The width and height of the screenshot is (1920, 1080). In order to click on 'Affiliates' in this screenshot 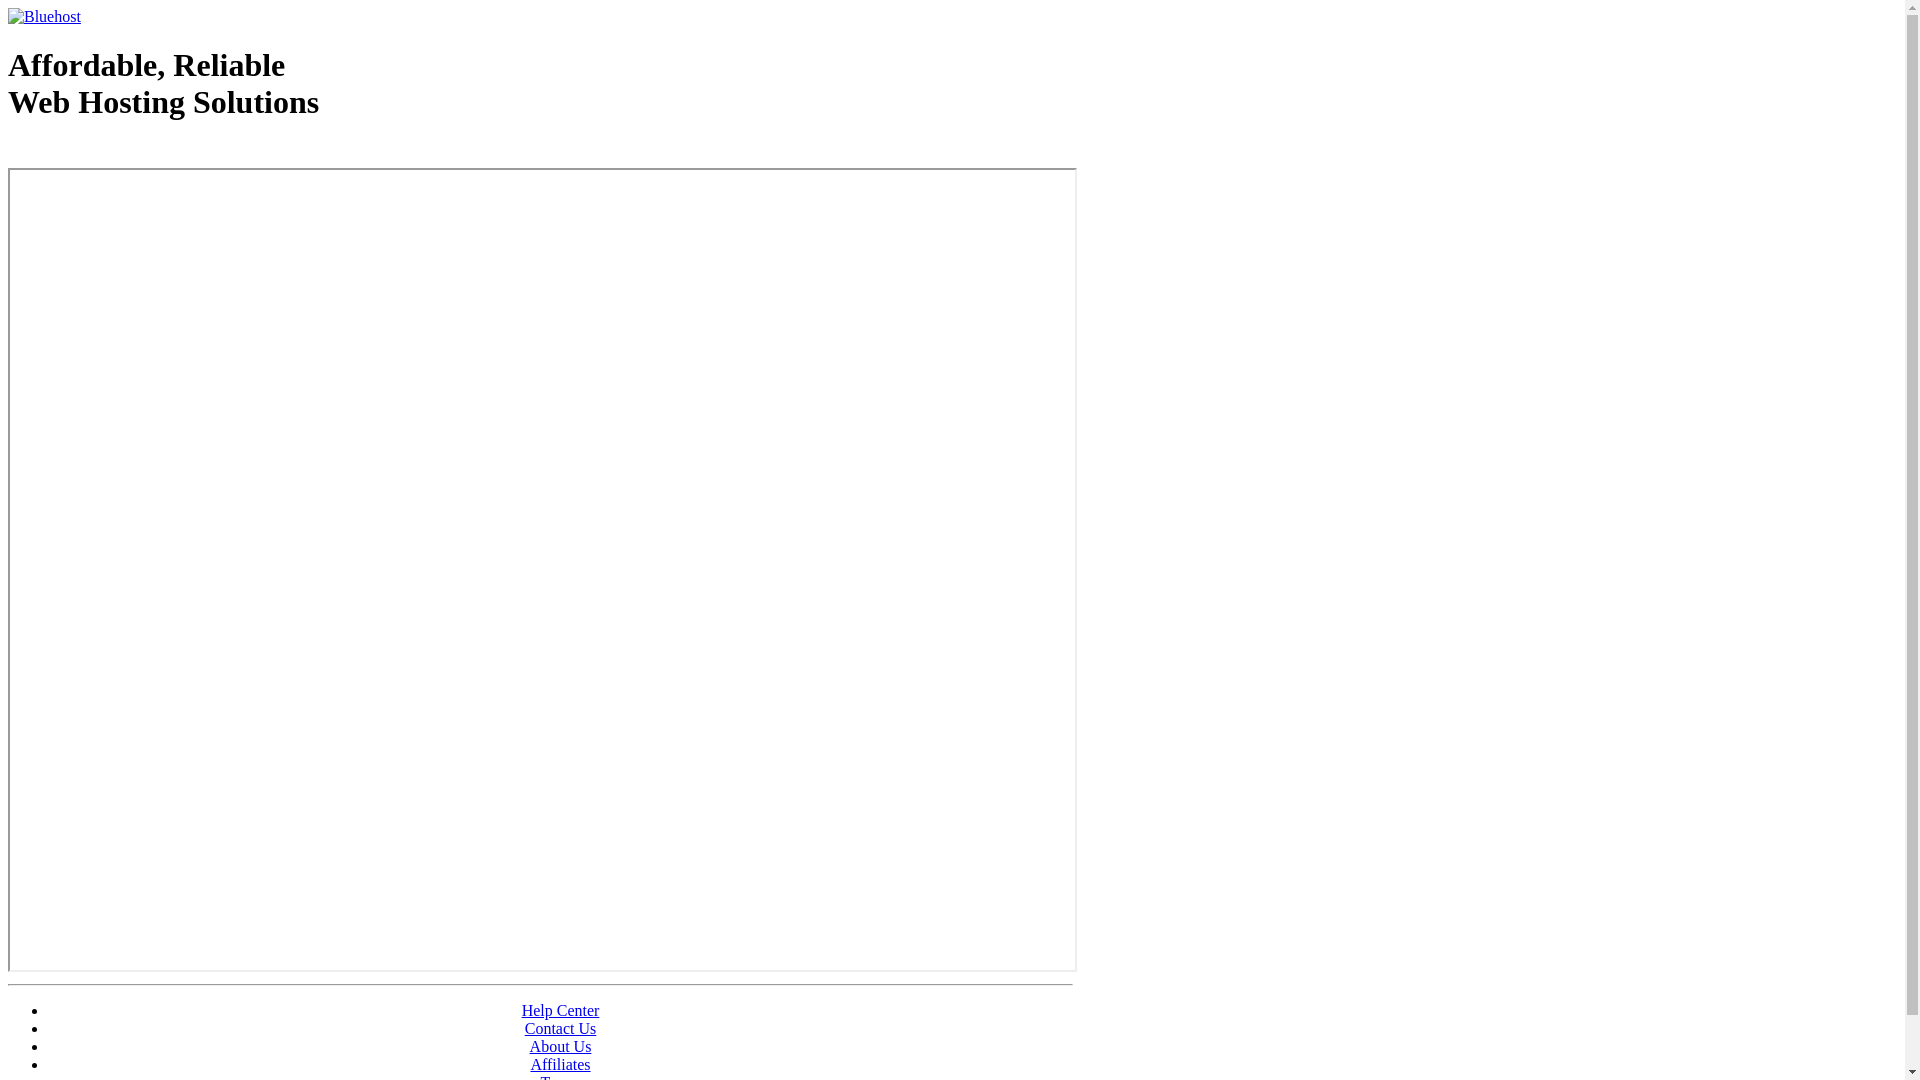, I will do `click(560, 1063)`.